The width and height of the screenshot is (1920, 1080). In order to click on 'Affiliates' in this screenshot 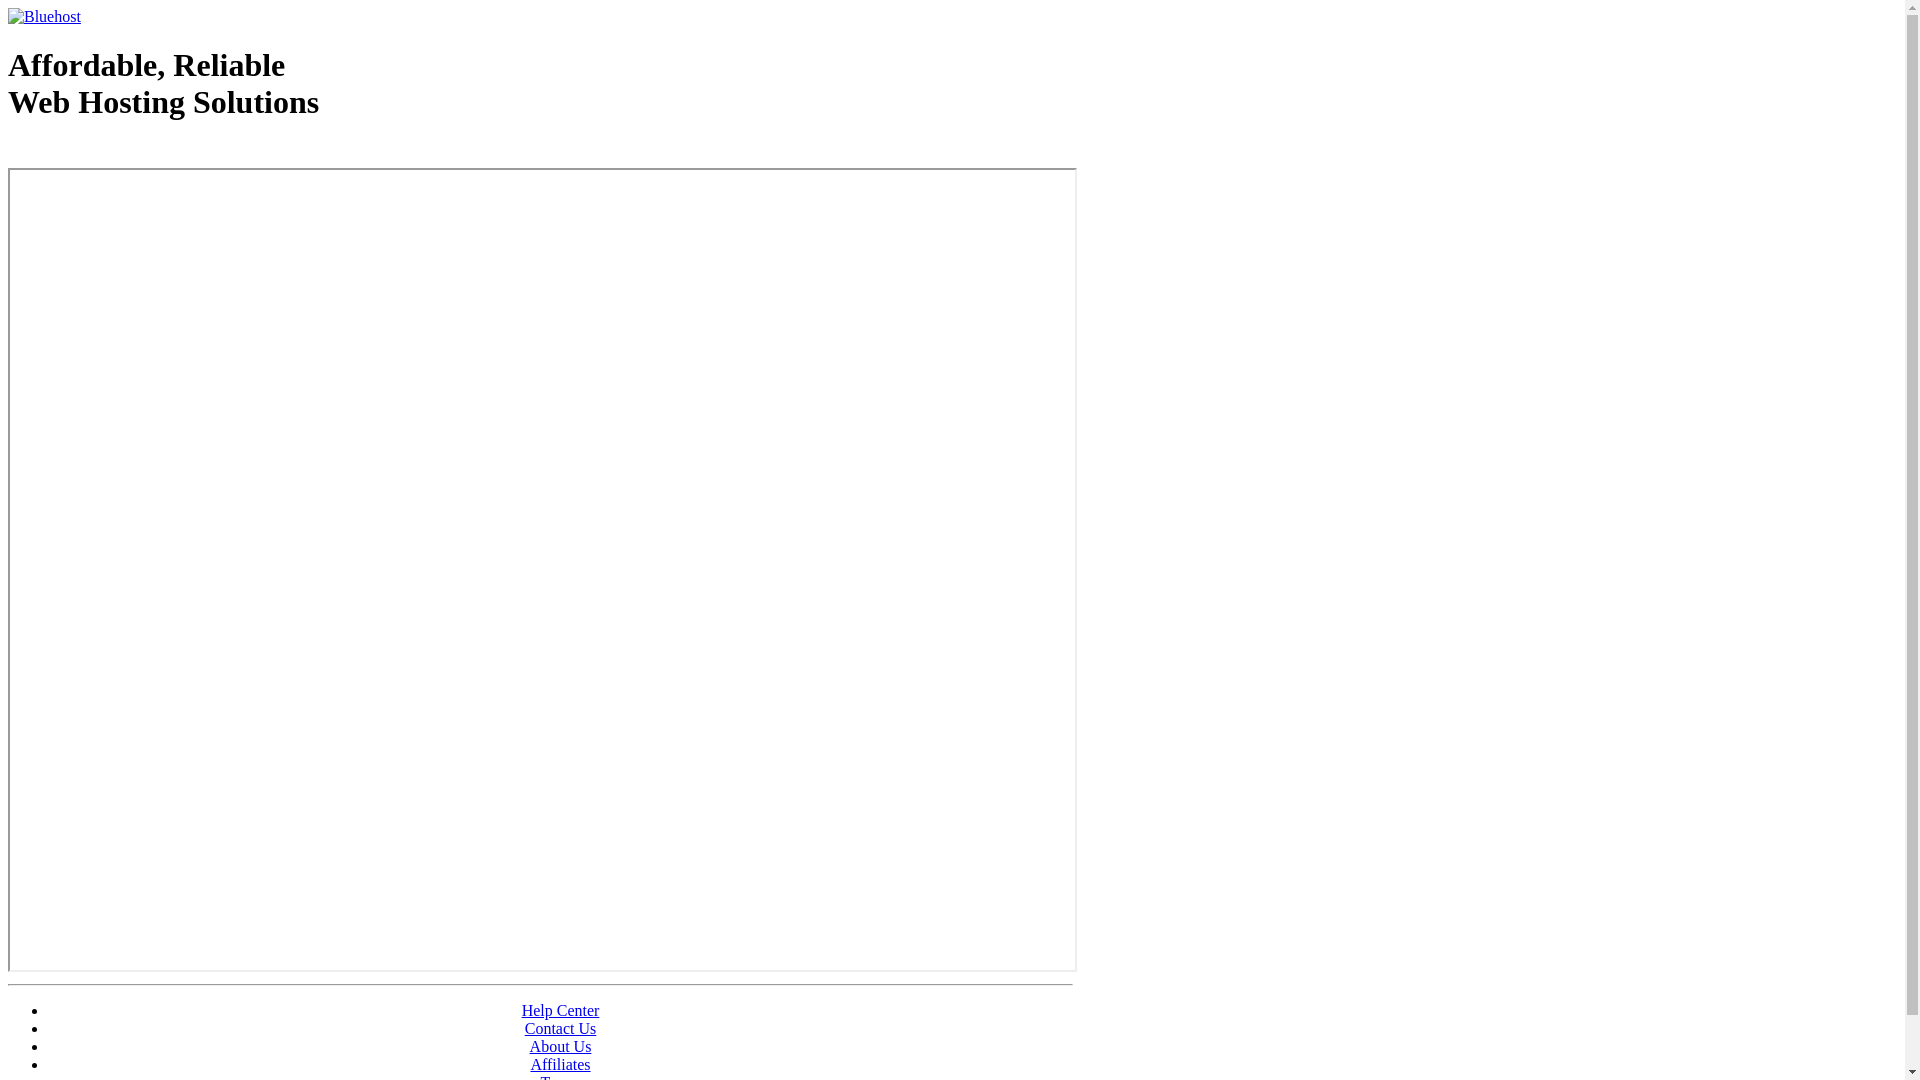, I will do `click(560, 1063)`.